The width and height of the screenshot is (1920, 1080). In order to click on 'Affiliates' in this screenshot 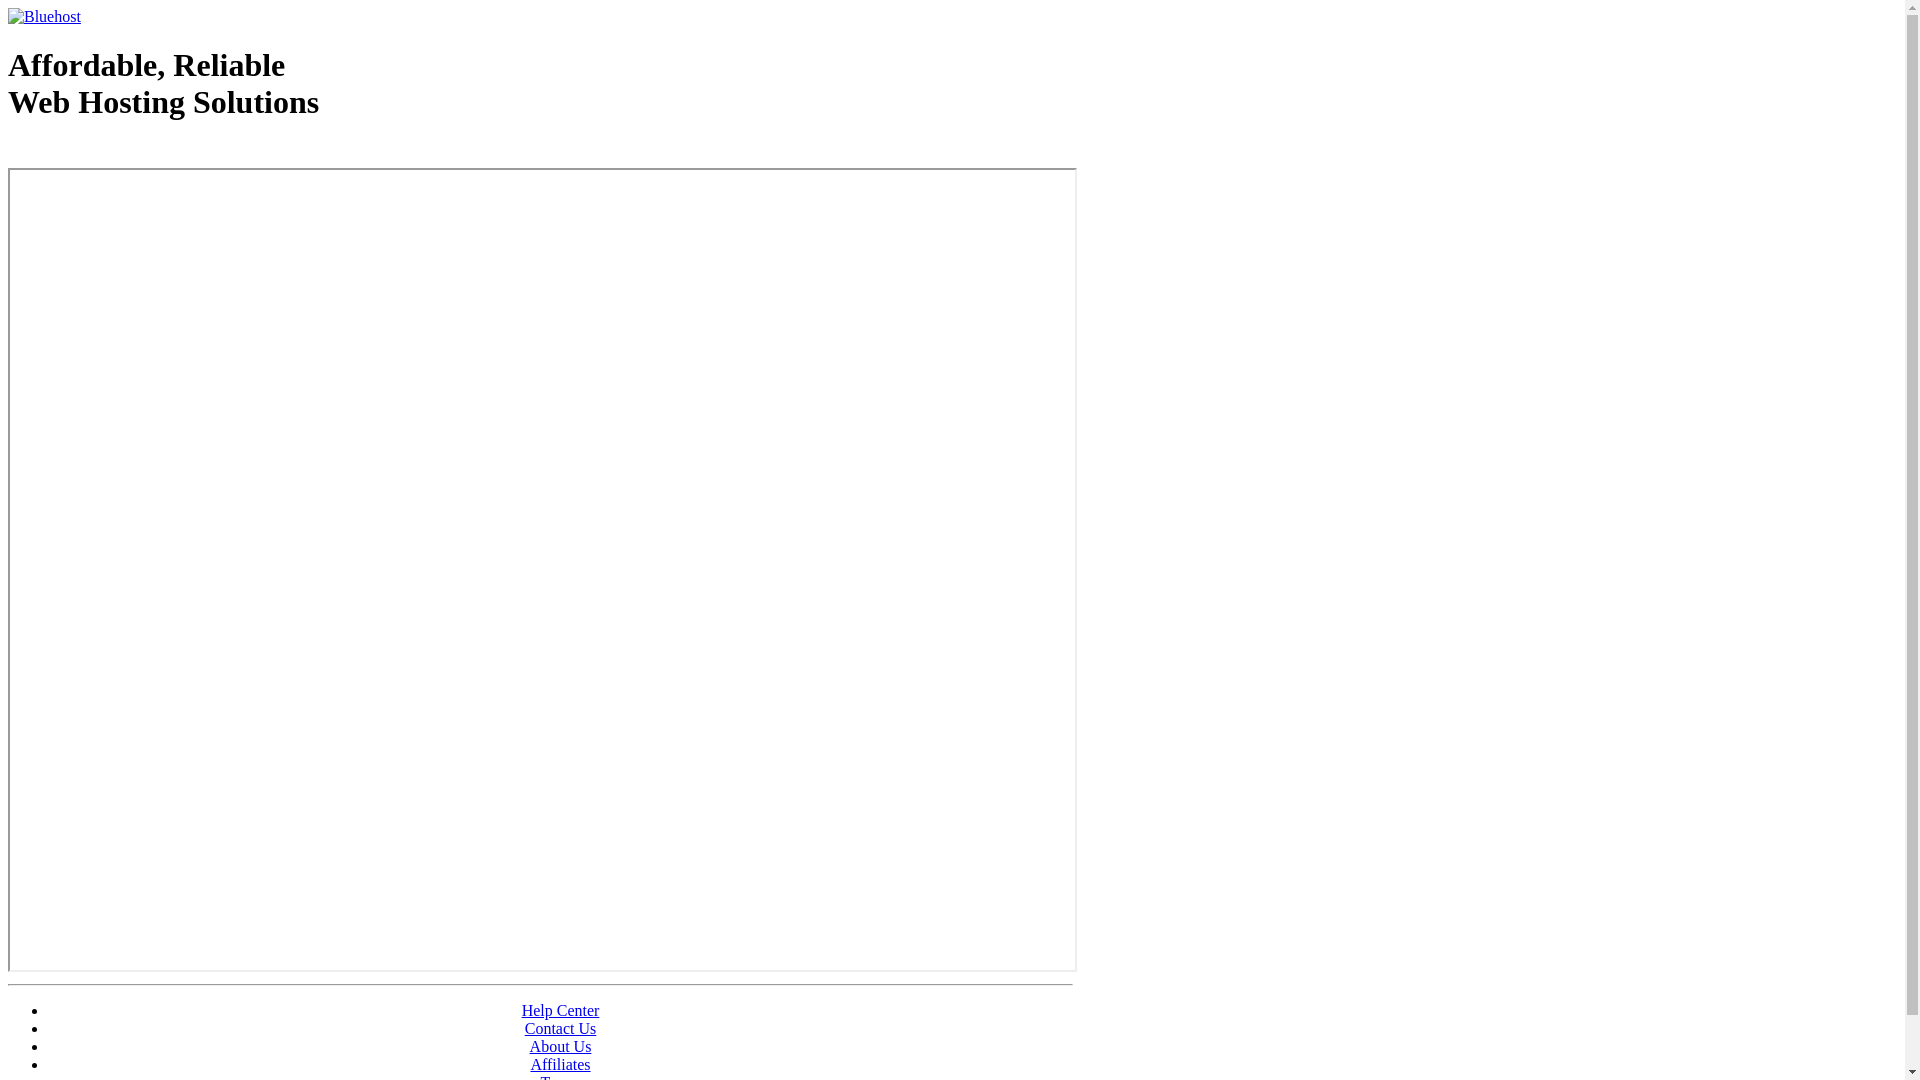, I will do `click(560, 1063)`.